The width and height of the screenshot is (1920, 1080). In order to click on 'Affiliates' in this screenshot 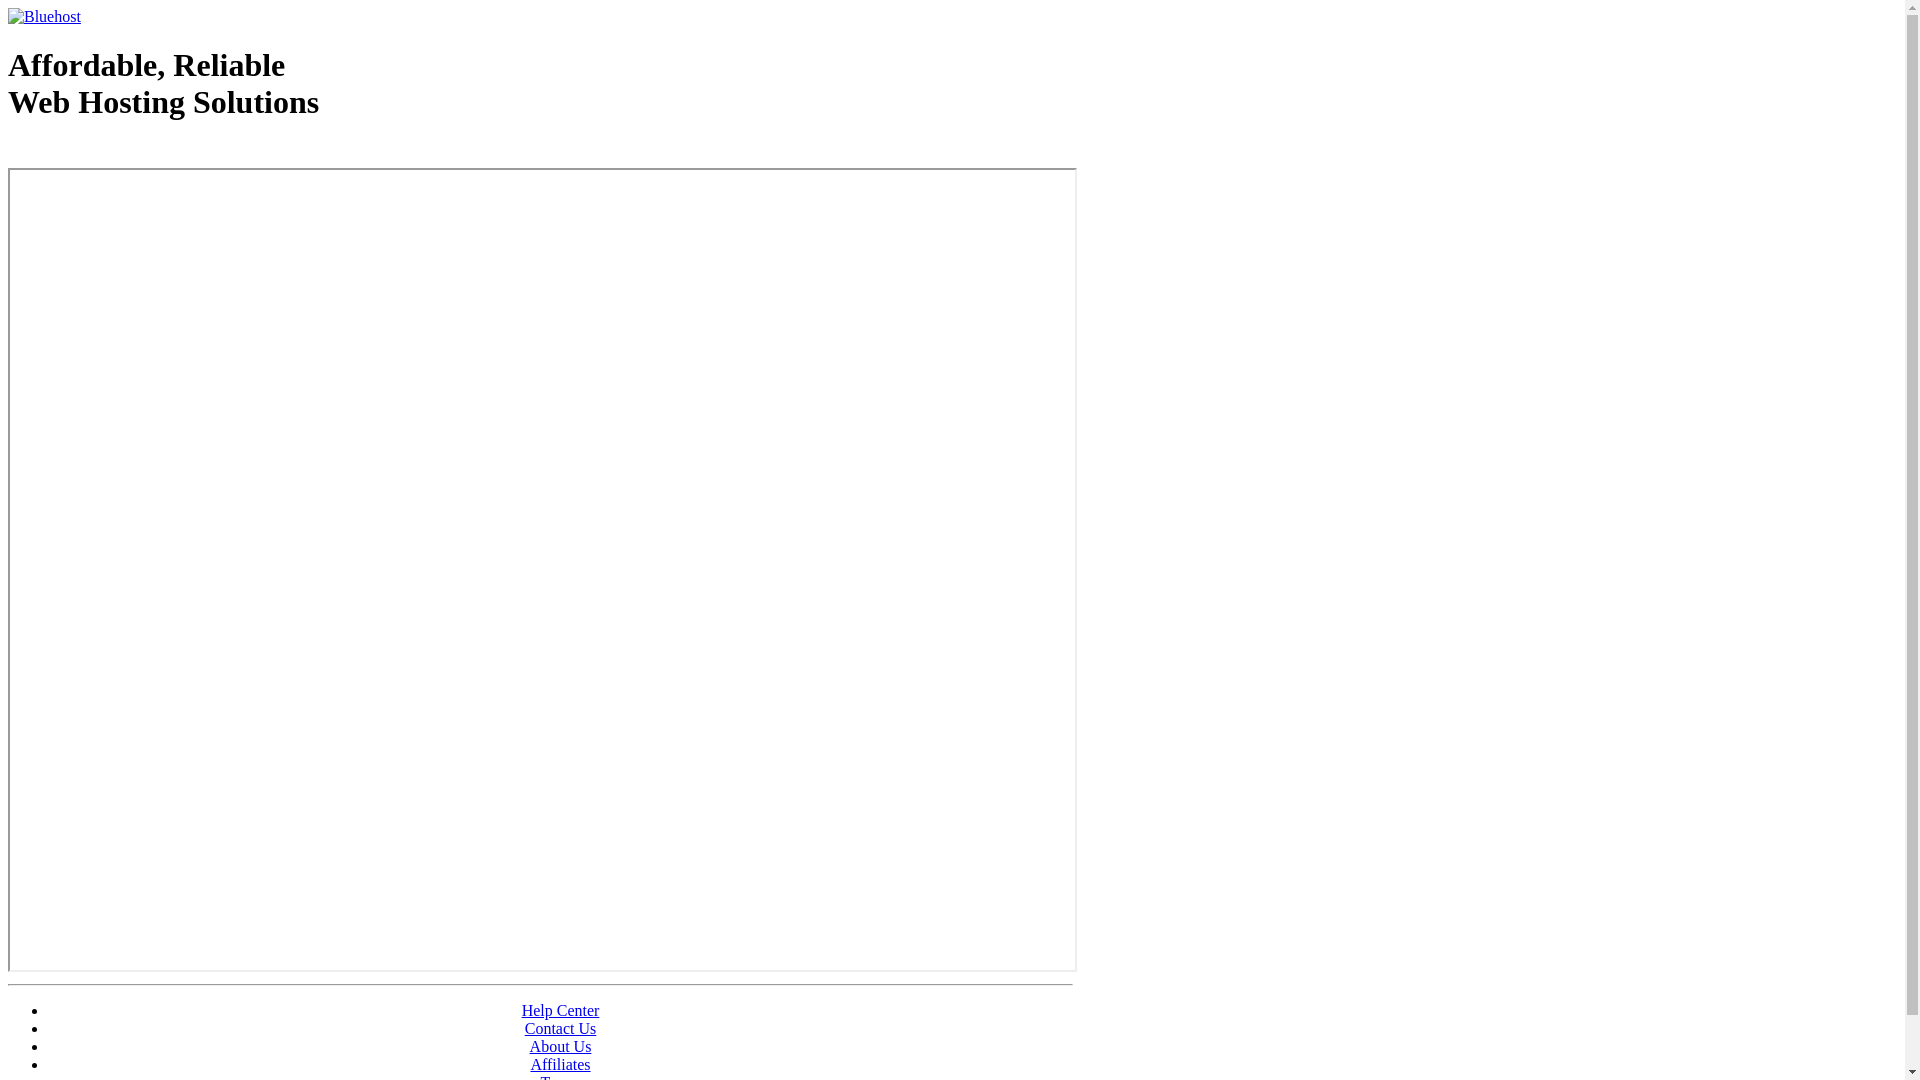, I will do `click(560, 1063)`.